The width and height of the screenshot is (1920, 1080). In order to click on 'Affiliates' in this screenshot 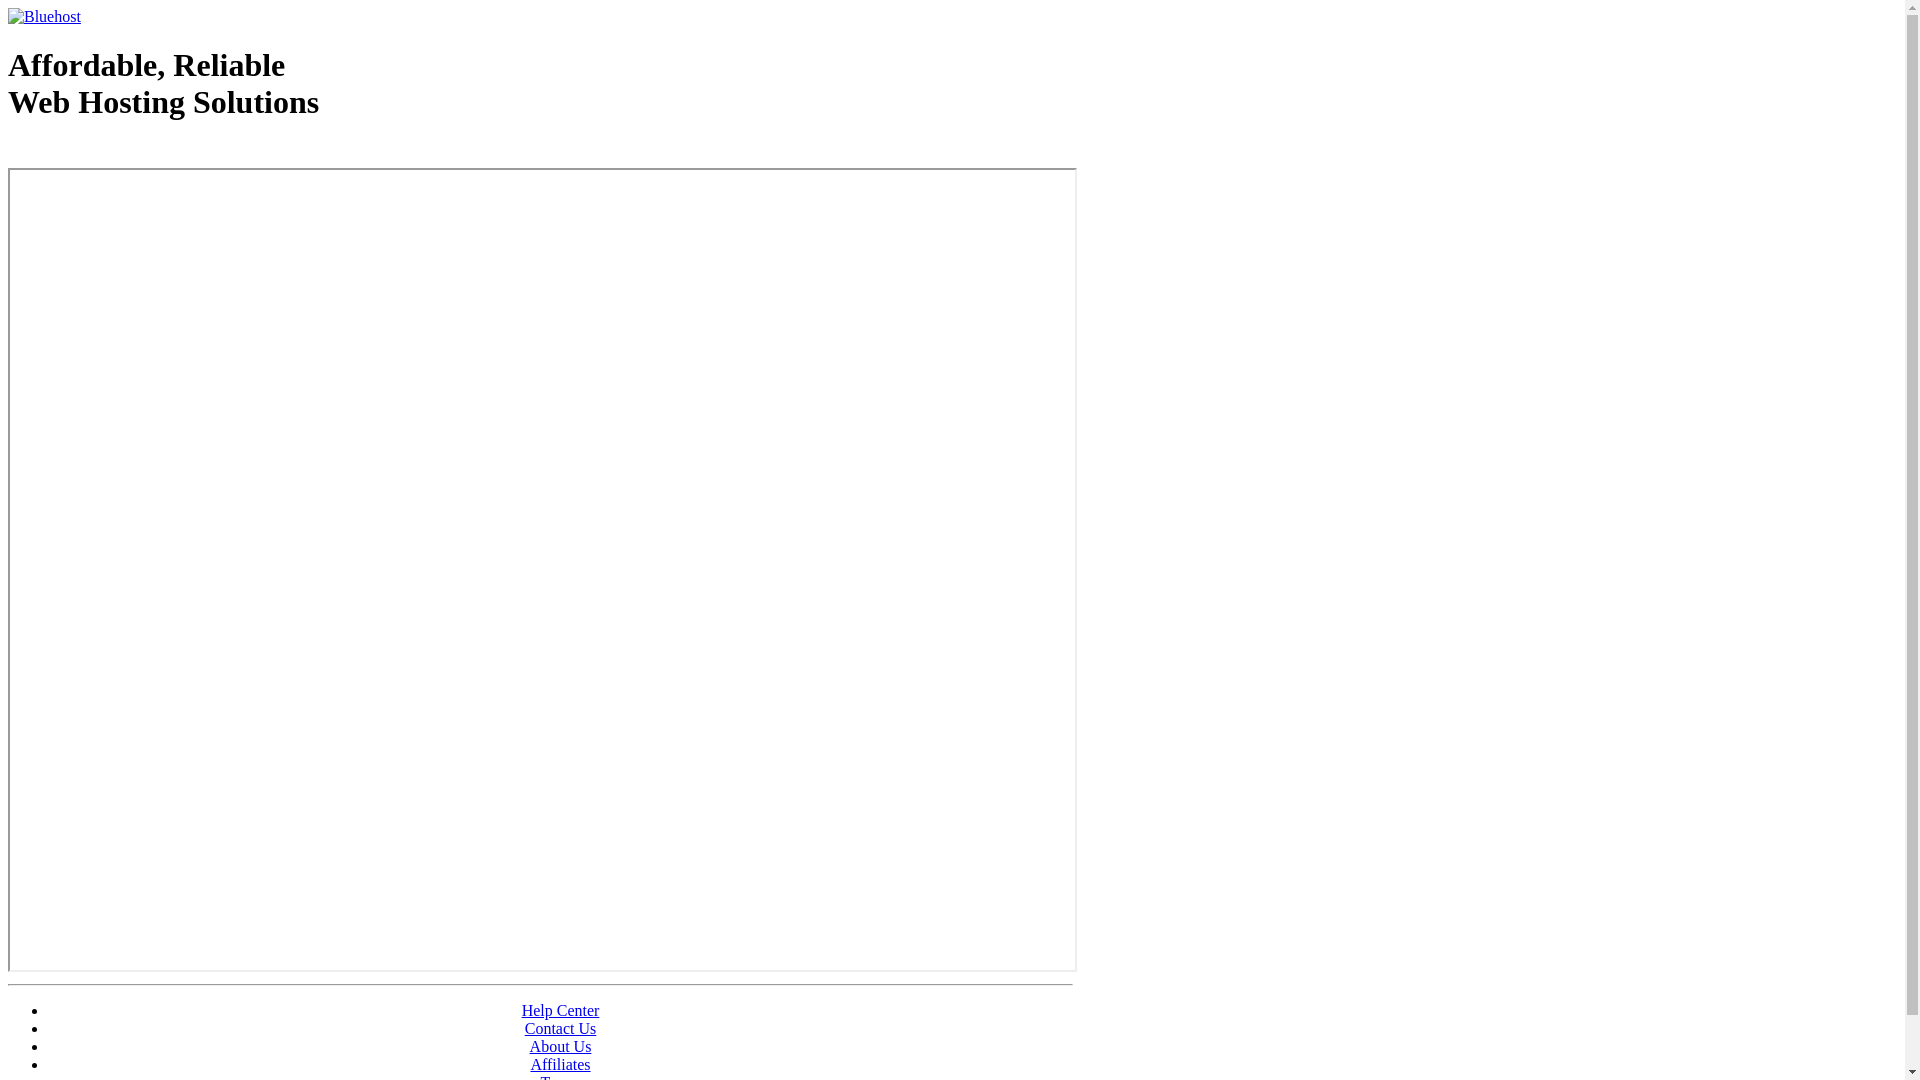, I will do `click(560, 1063)`.